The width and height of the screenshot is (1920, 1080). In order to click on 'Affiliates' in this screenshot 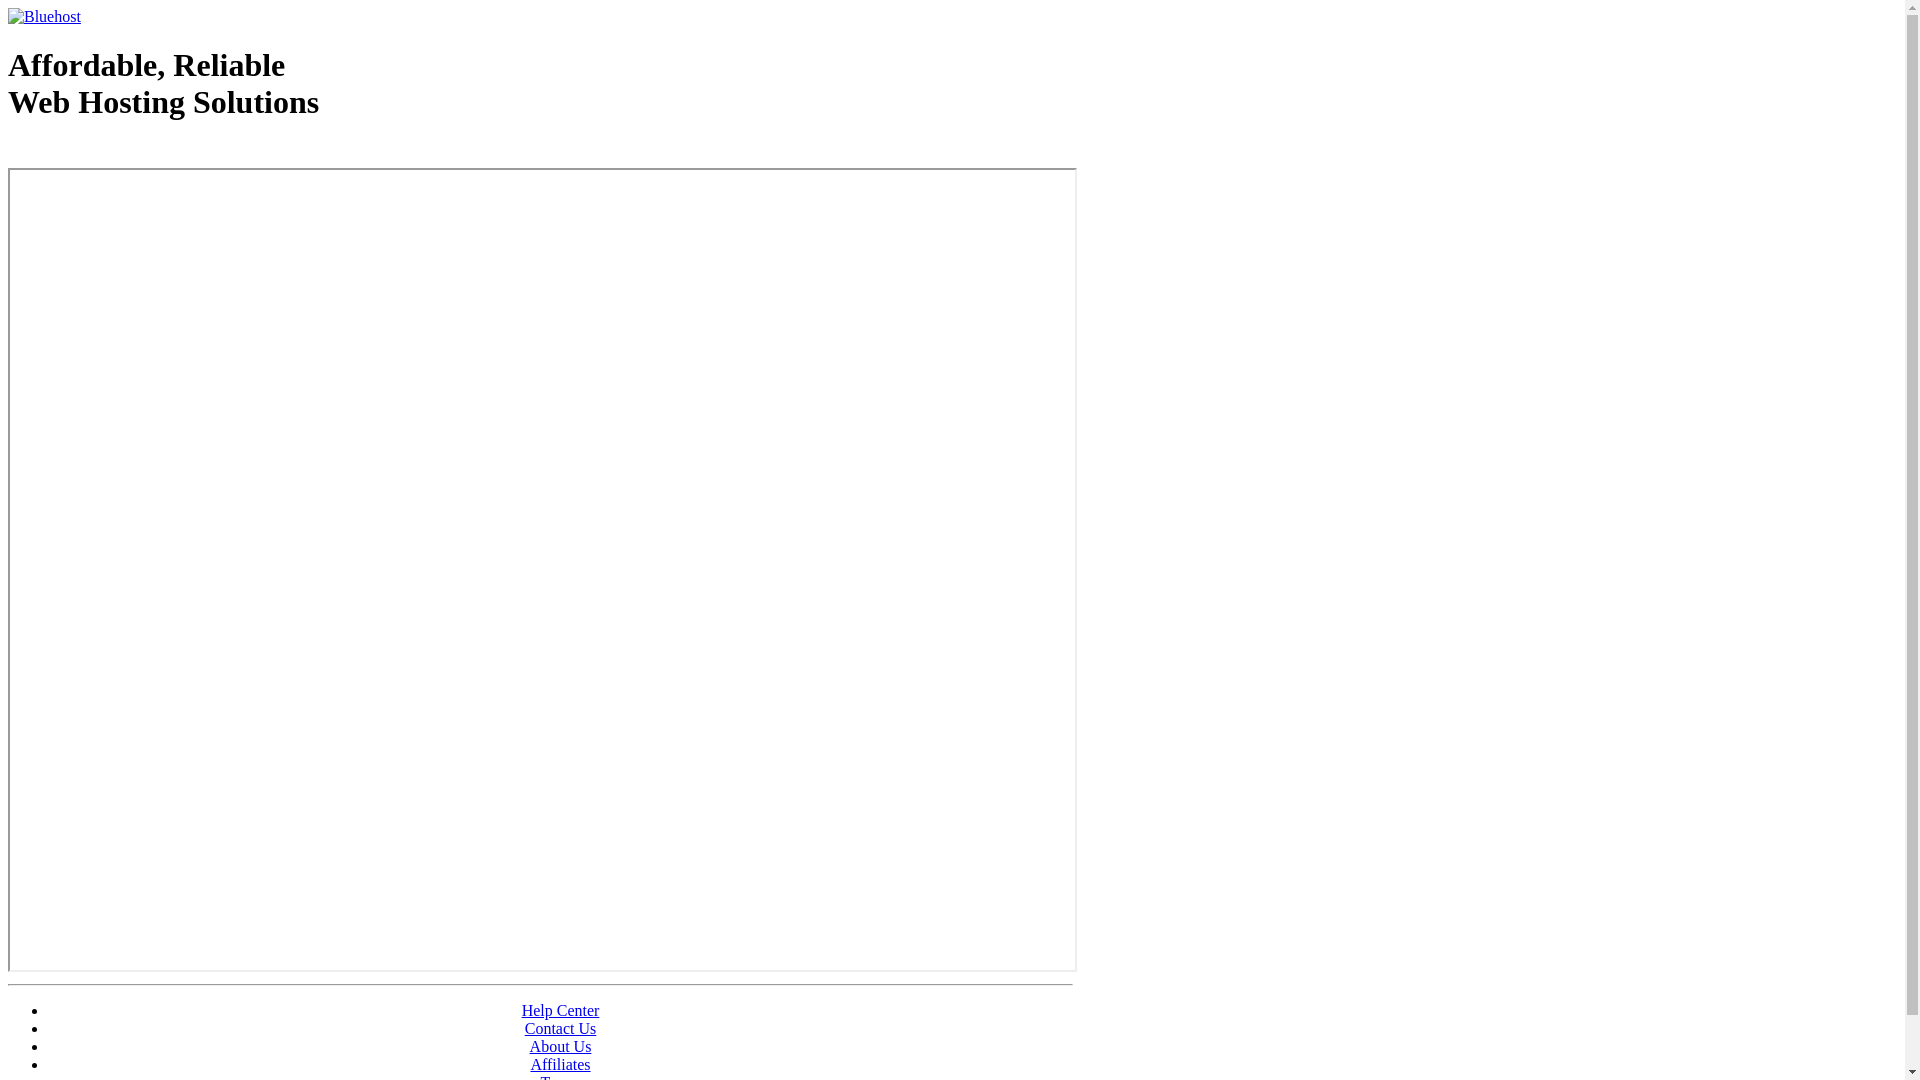, I will do `click(560, 1063)`.